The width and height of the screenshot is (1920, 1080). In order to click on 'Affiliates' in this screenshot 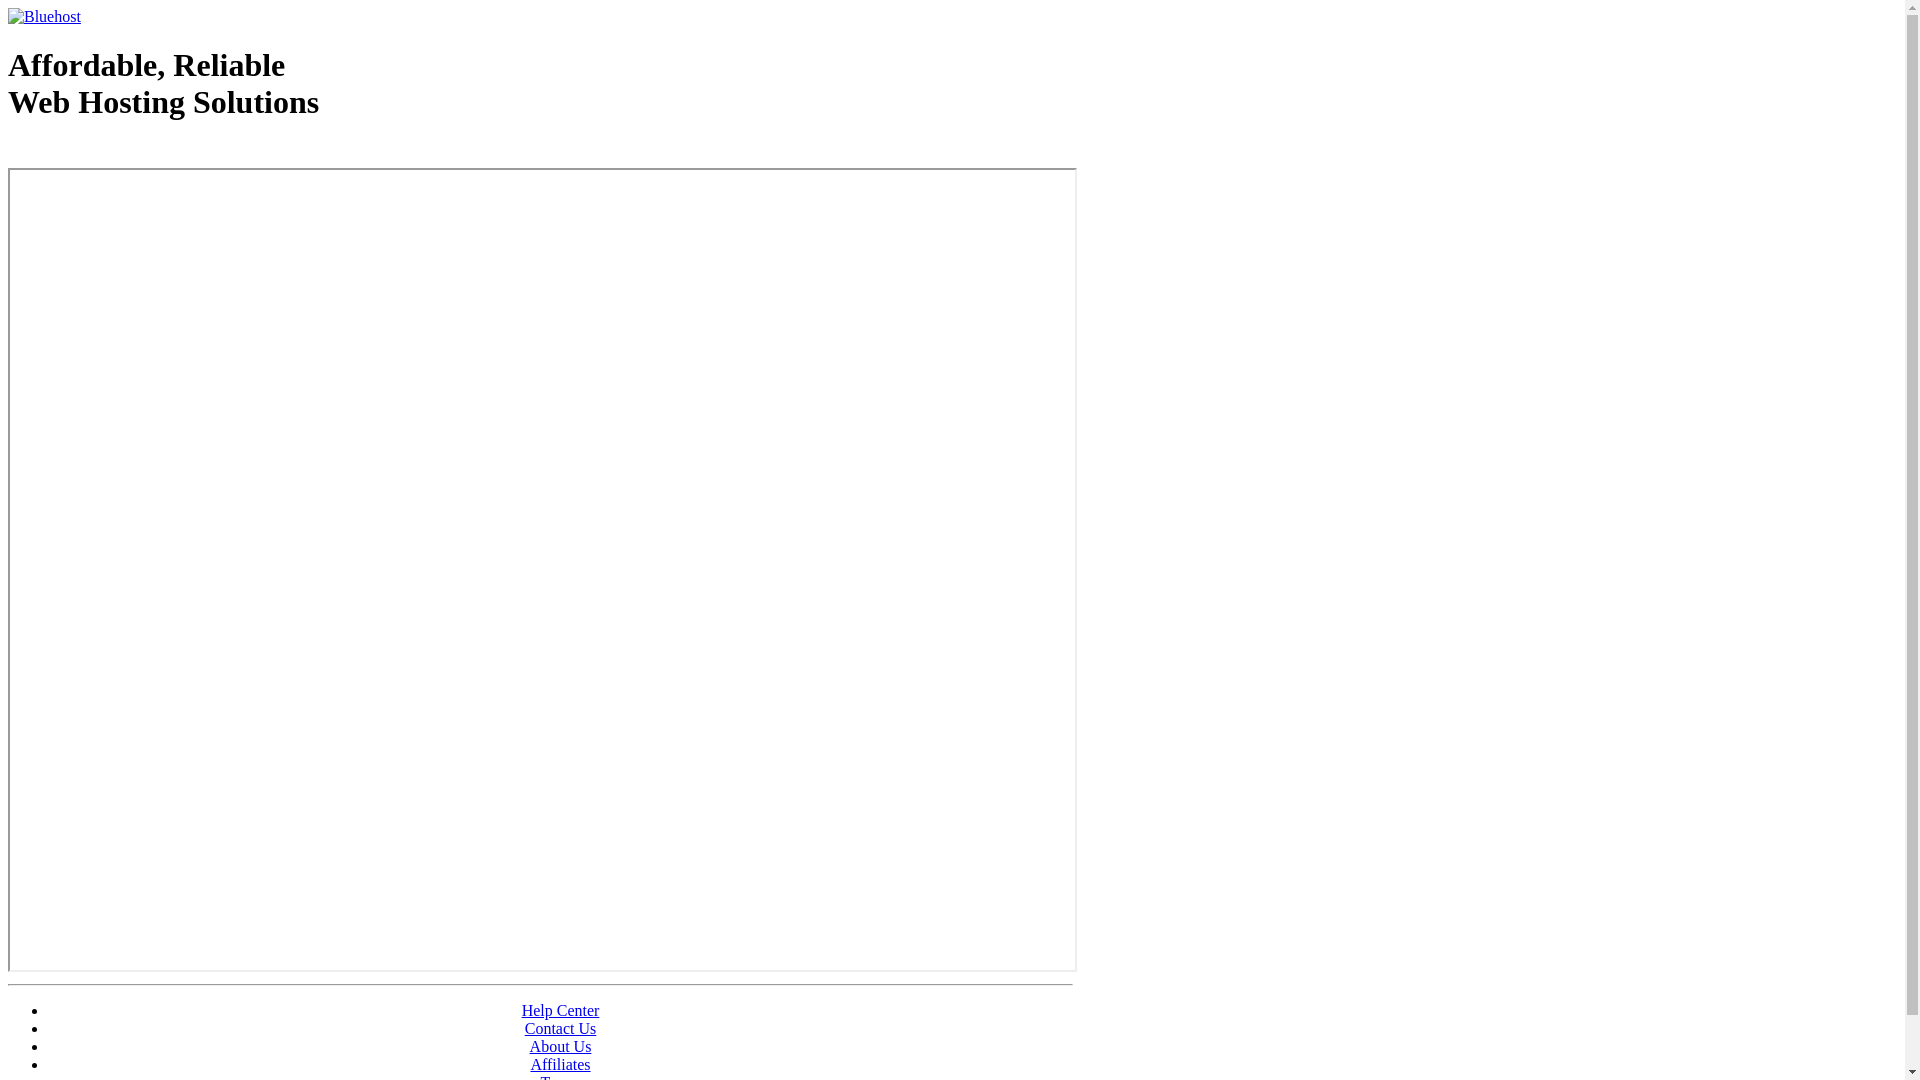, I will do `click(560, 1063)`.